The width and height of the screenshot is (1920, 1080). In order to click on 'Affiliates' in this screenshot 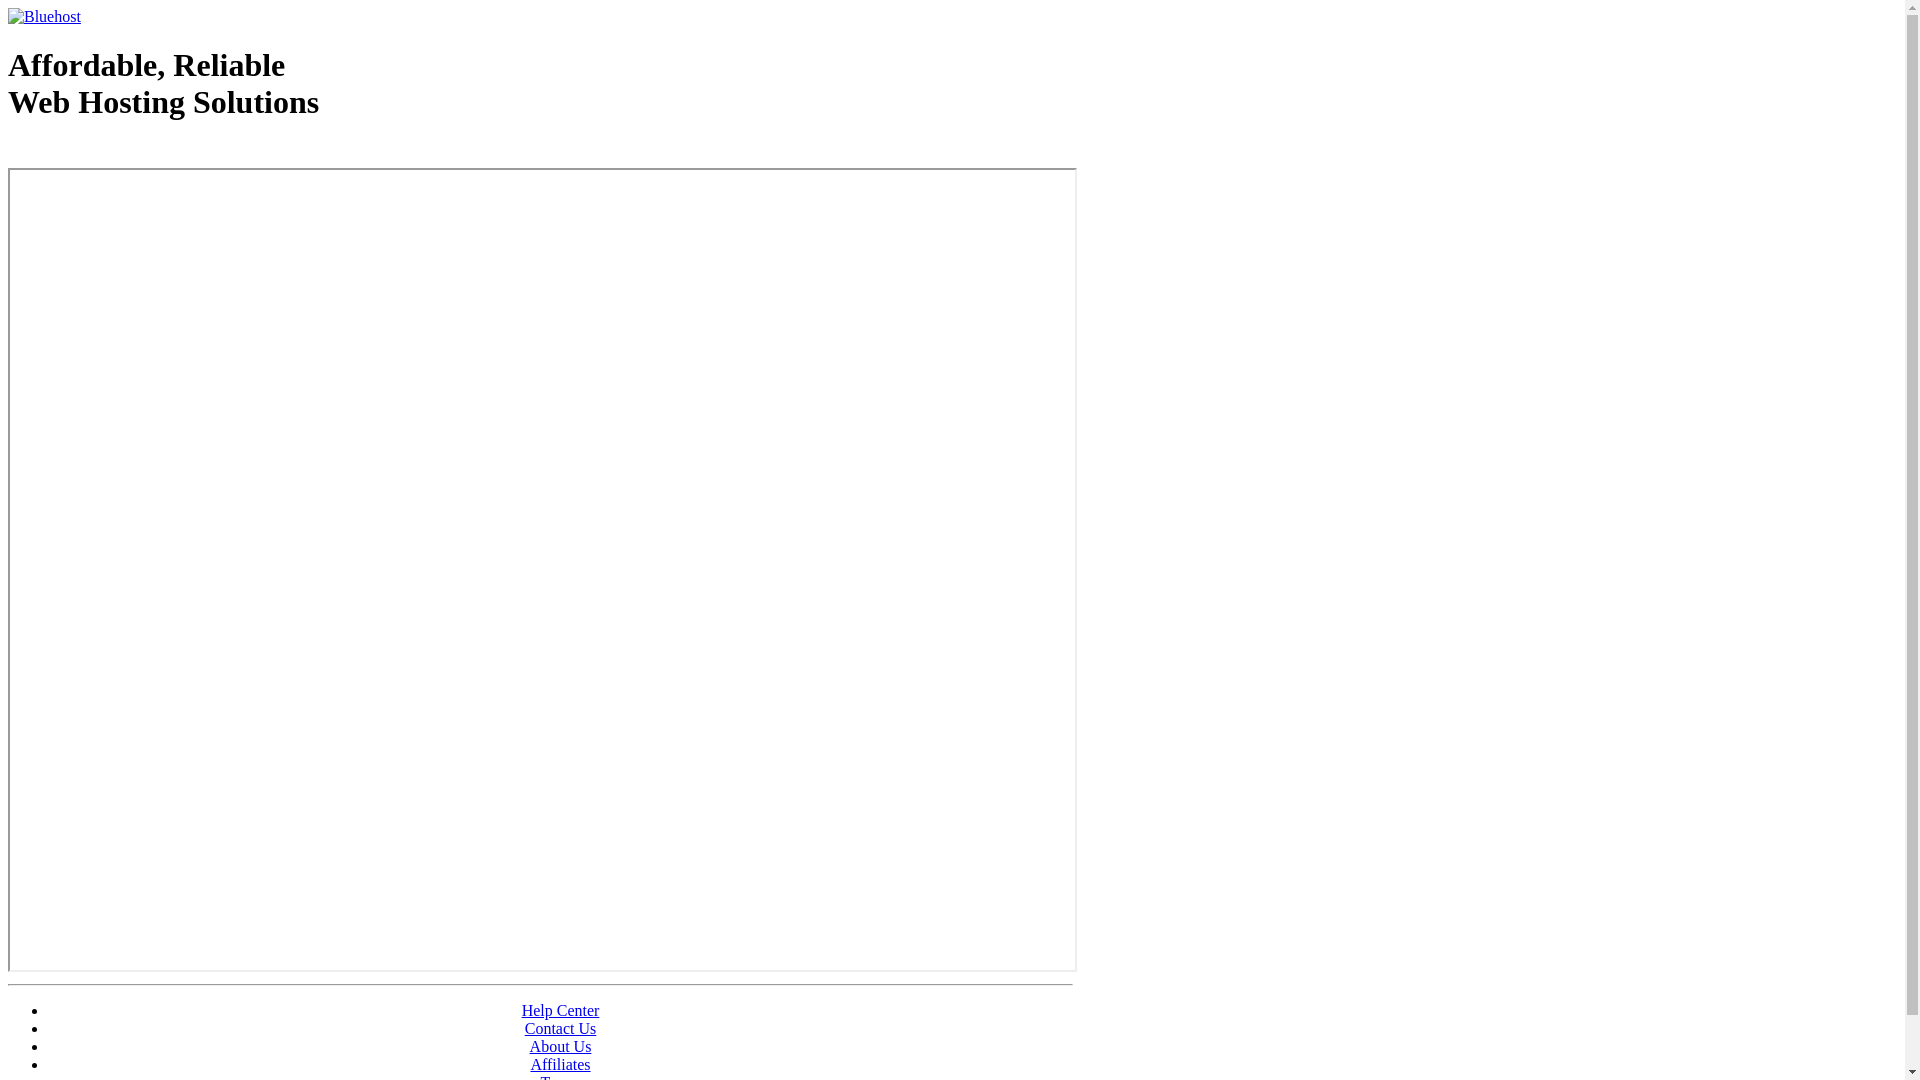, I will do `click(560, 1063)`.